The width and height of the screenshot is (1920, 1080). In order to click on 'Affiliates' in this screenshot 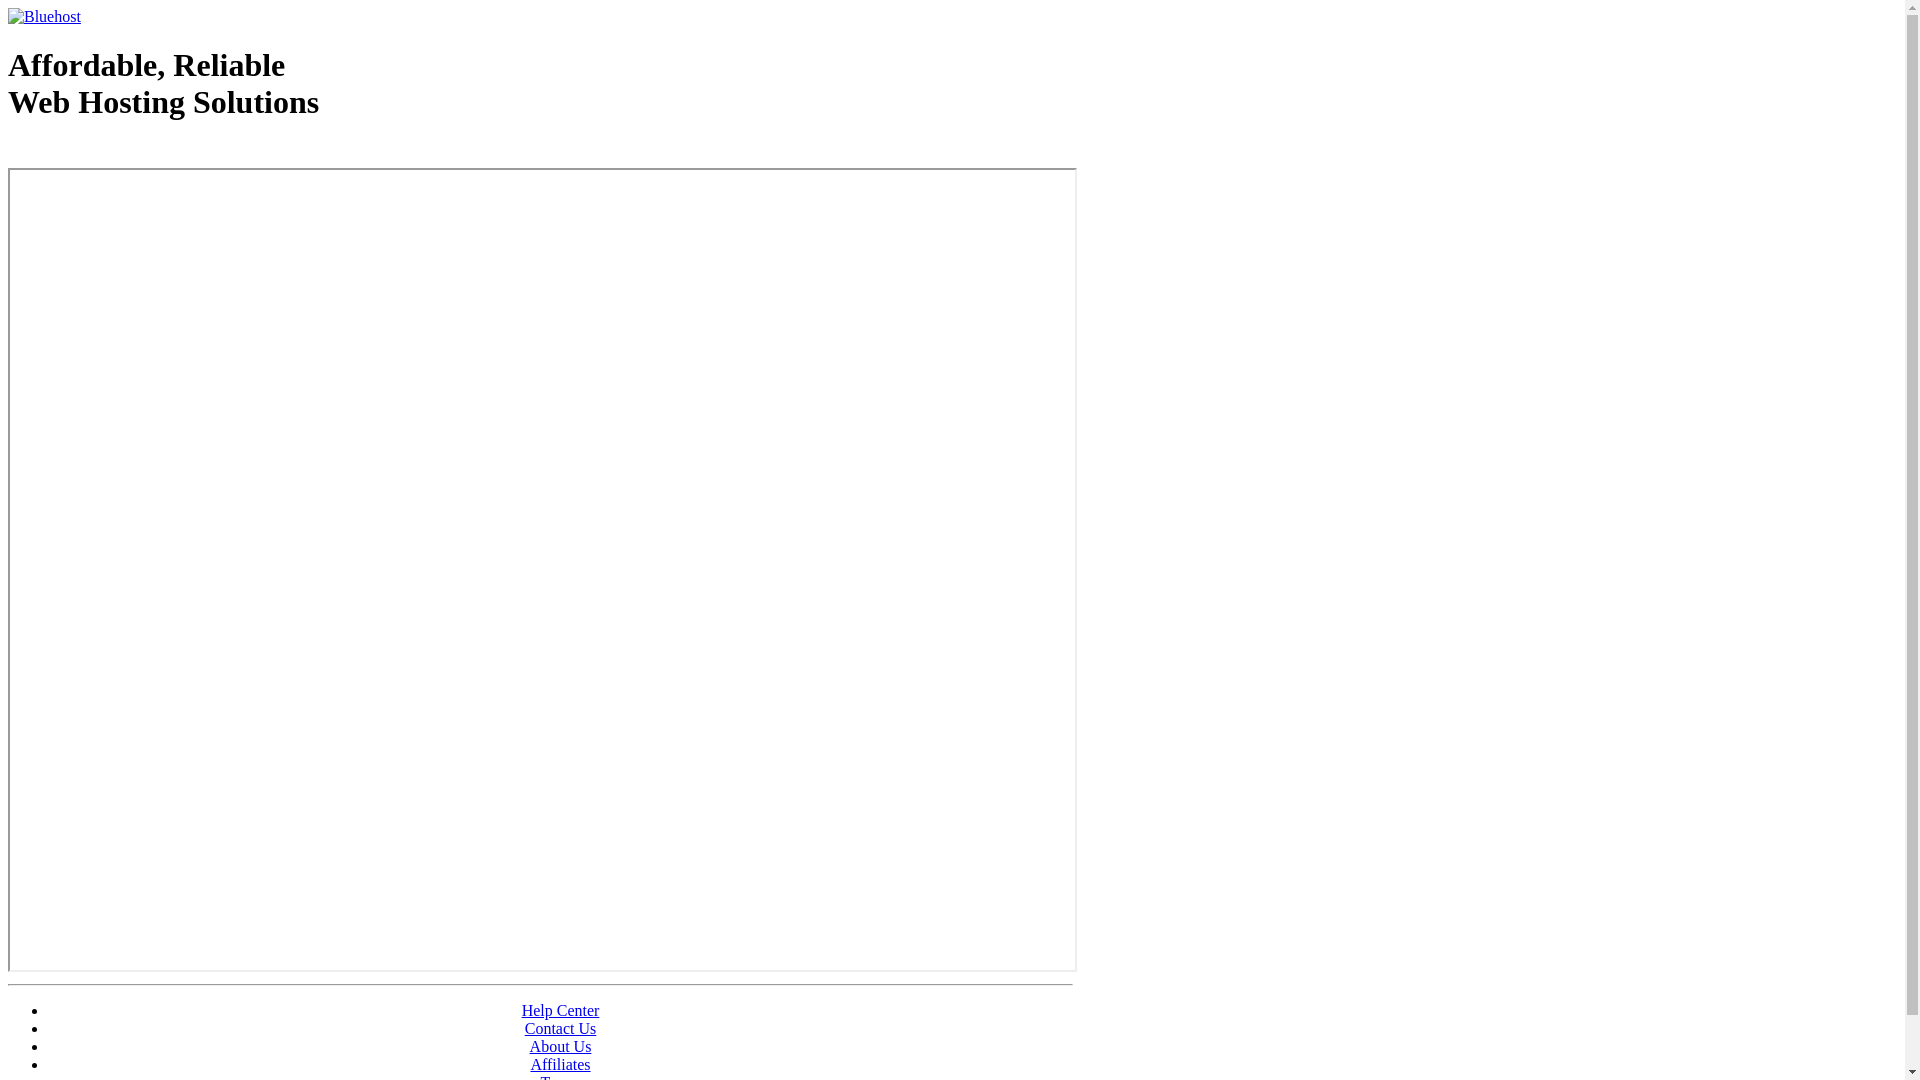, I will do `click(560, 1063)`.